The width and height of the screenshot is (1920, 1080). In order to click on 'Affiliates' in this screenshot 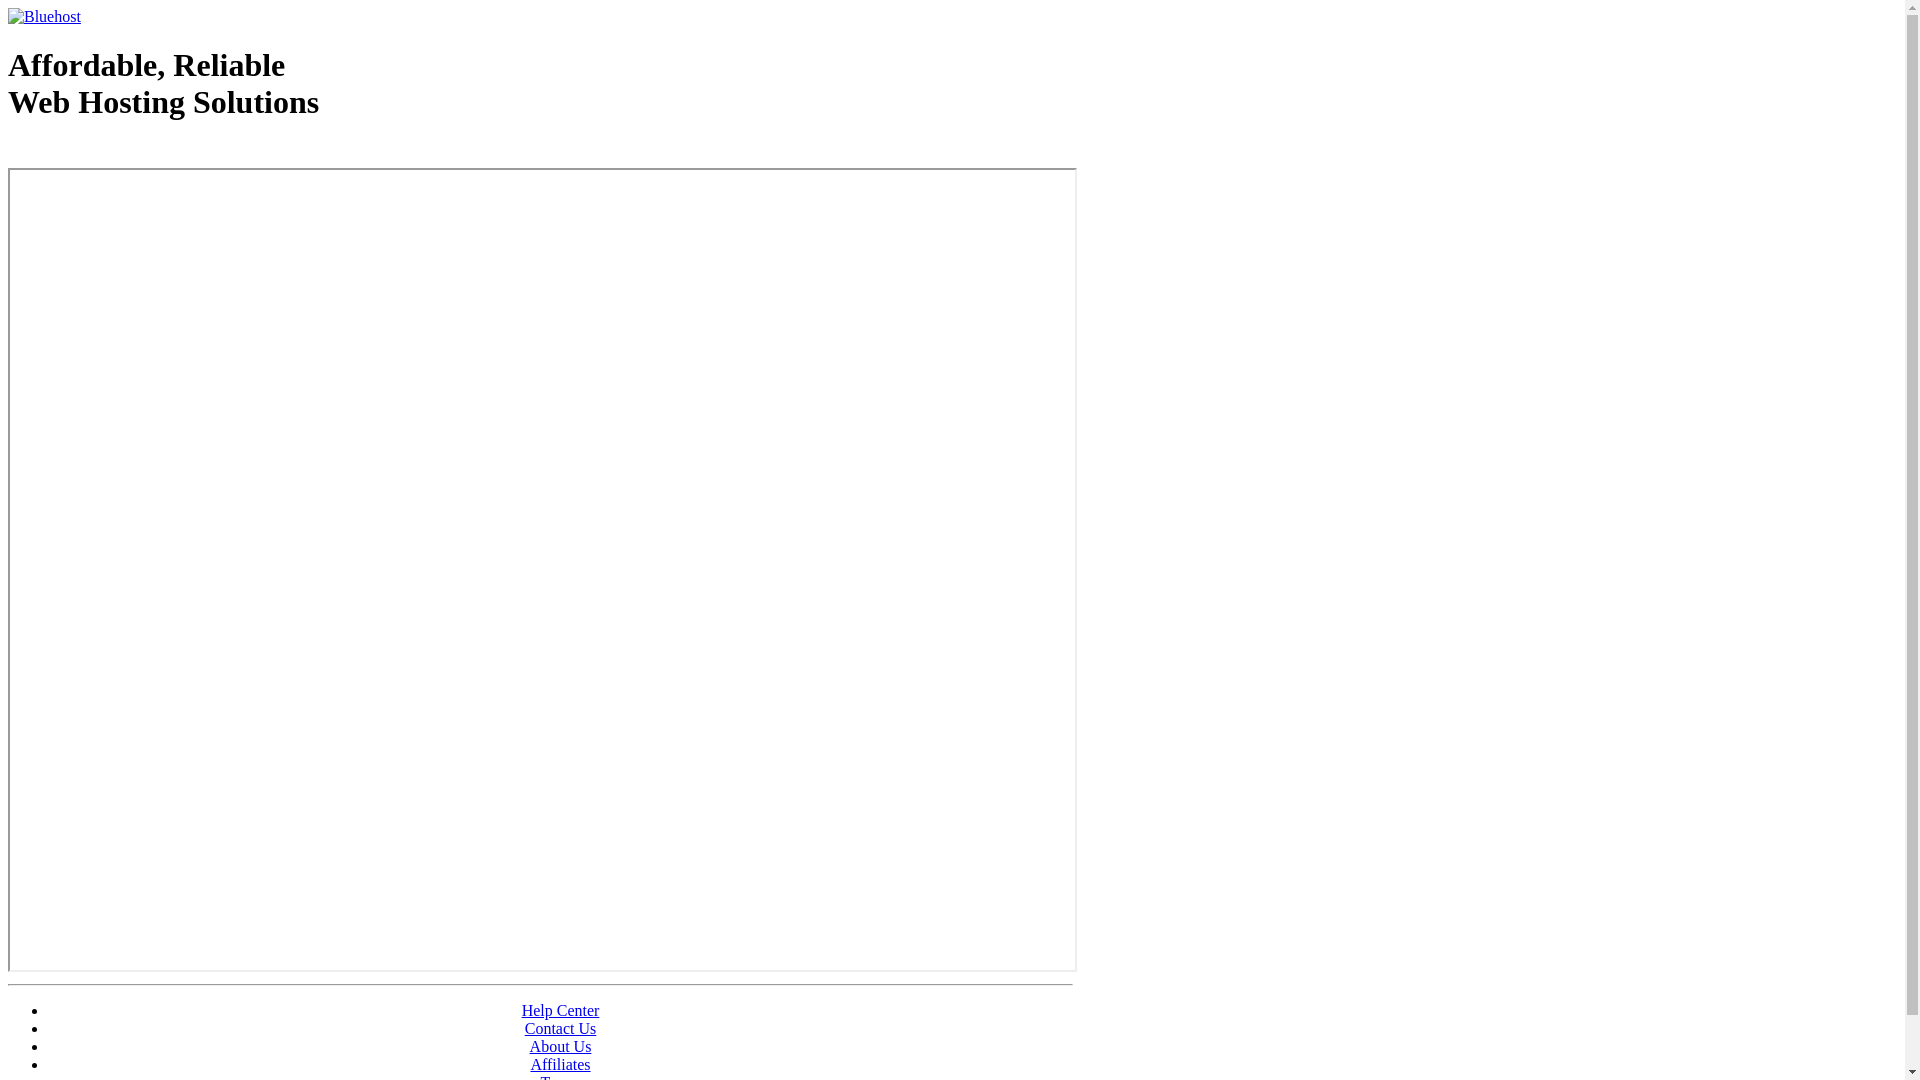, I will do `click(560, 1063)`.